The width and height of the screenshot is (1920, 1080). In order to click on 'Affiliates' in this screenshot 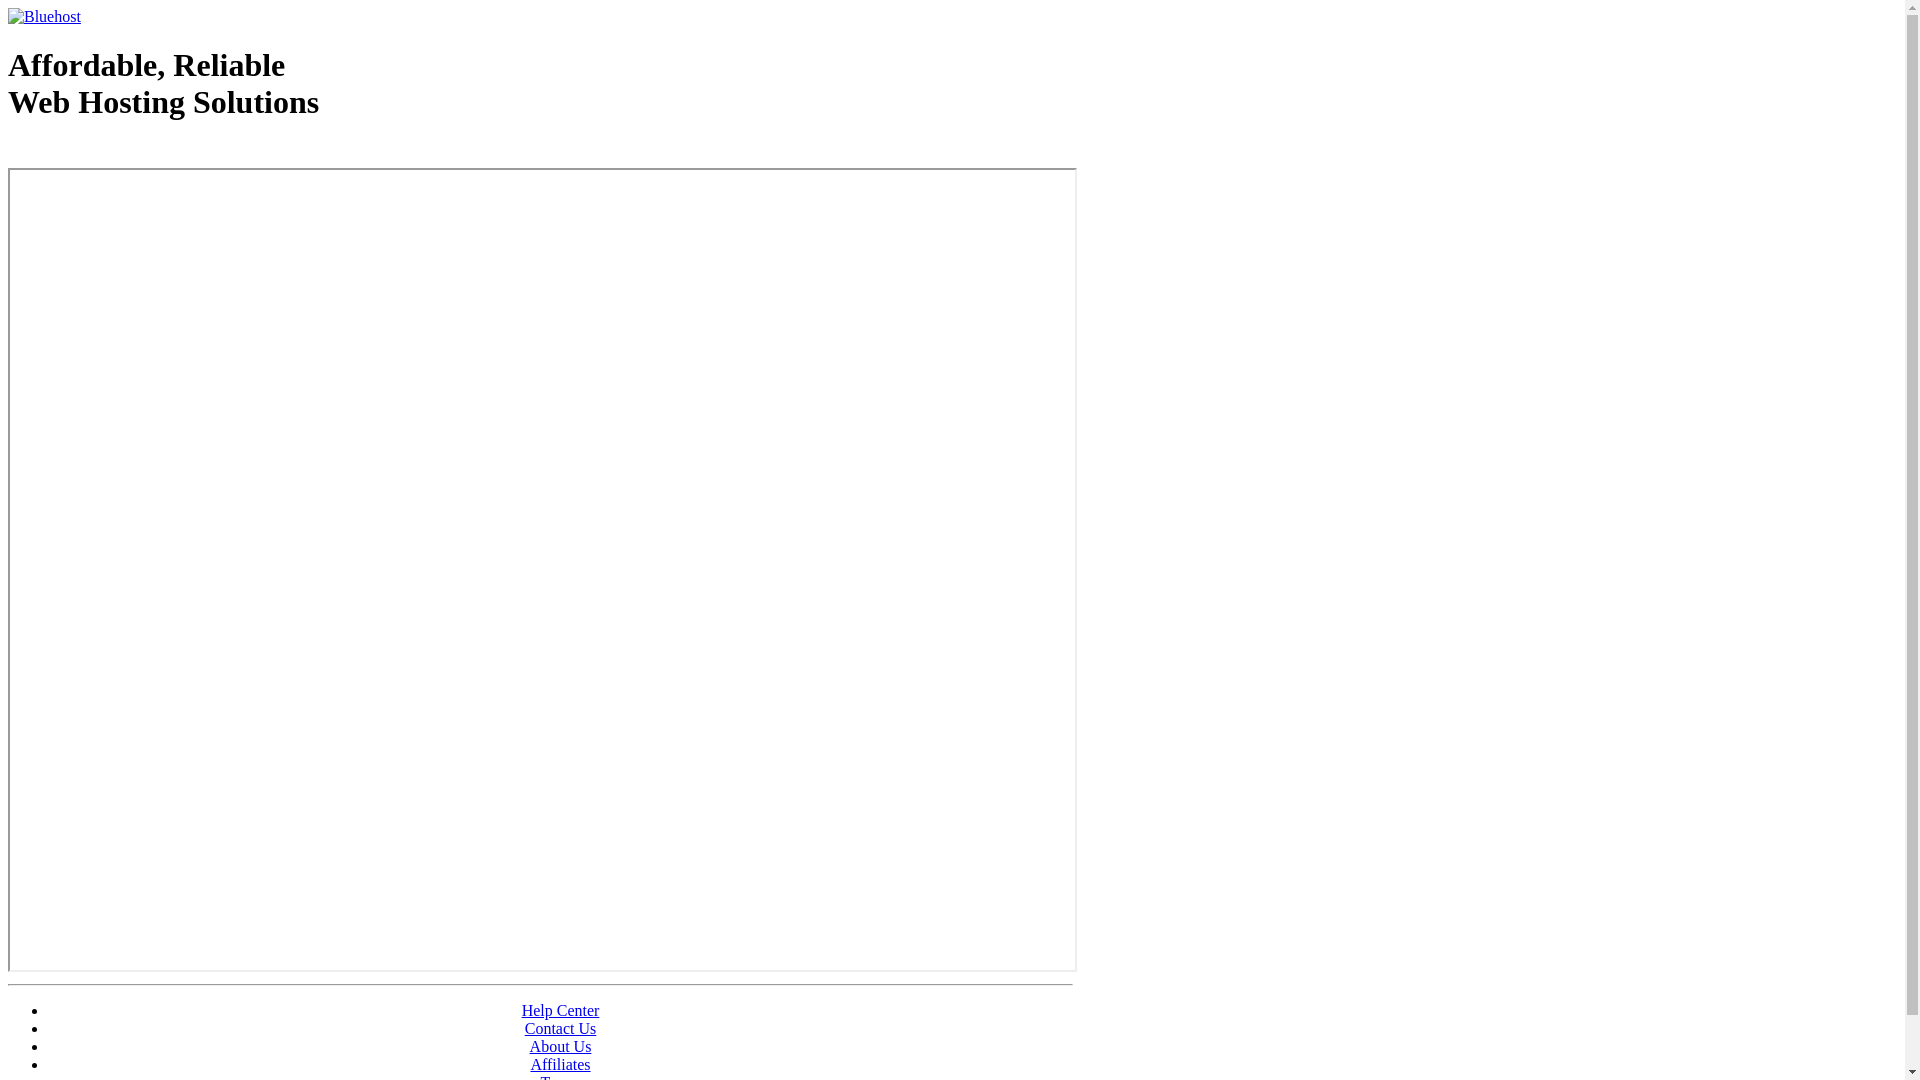, I will do `click(560, 1063)`.